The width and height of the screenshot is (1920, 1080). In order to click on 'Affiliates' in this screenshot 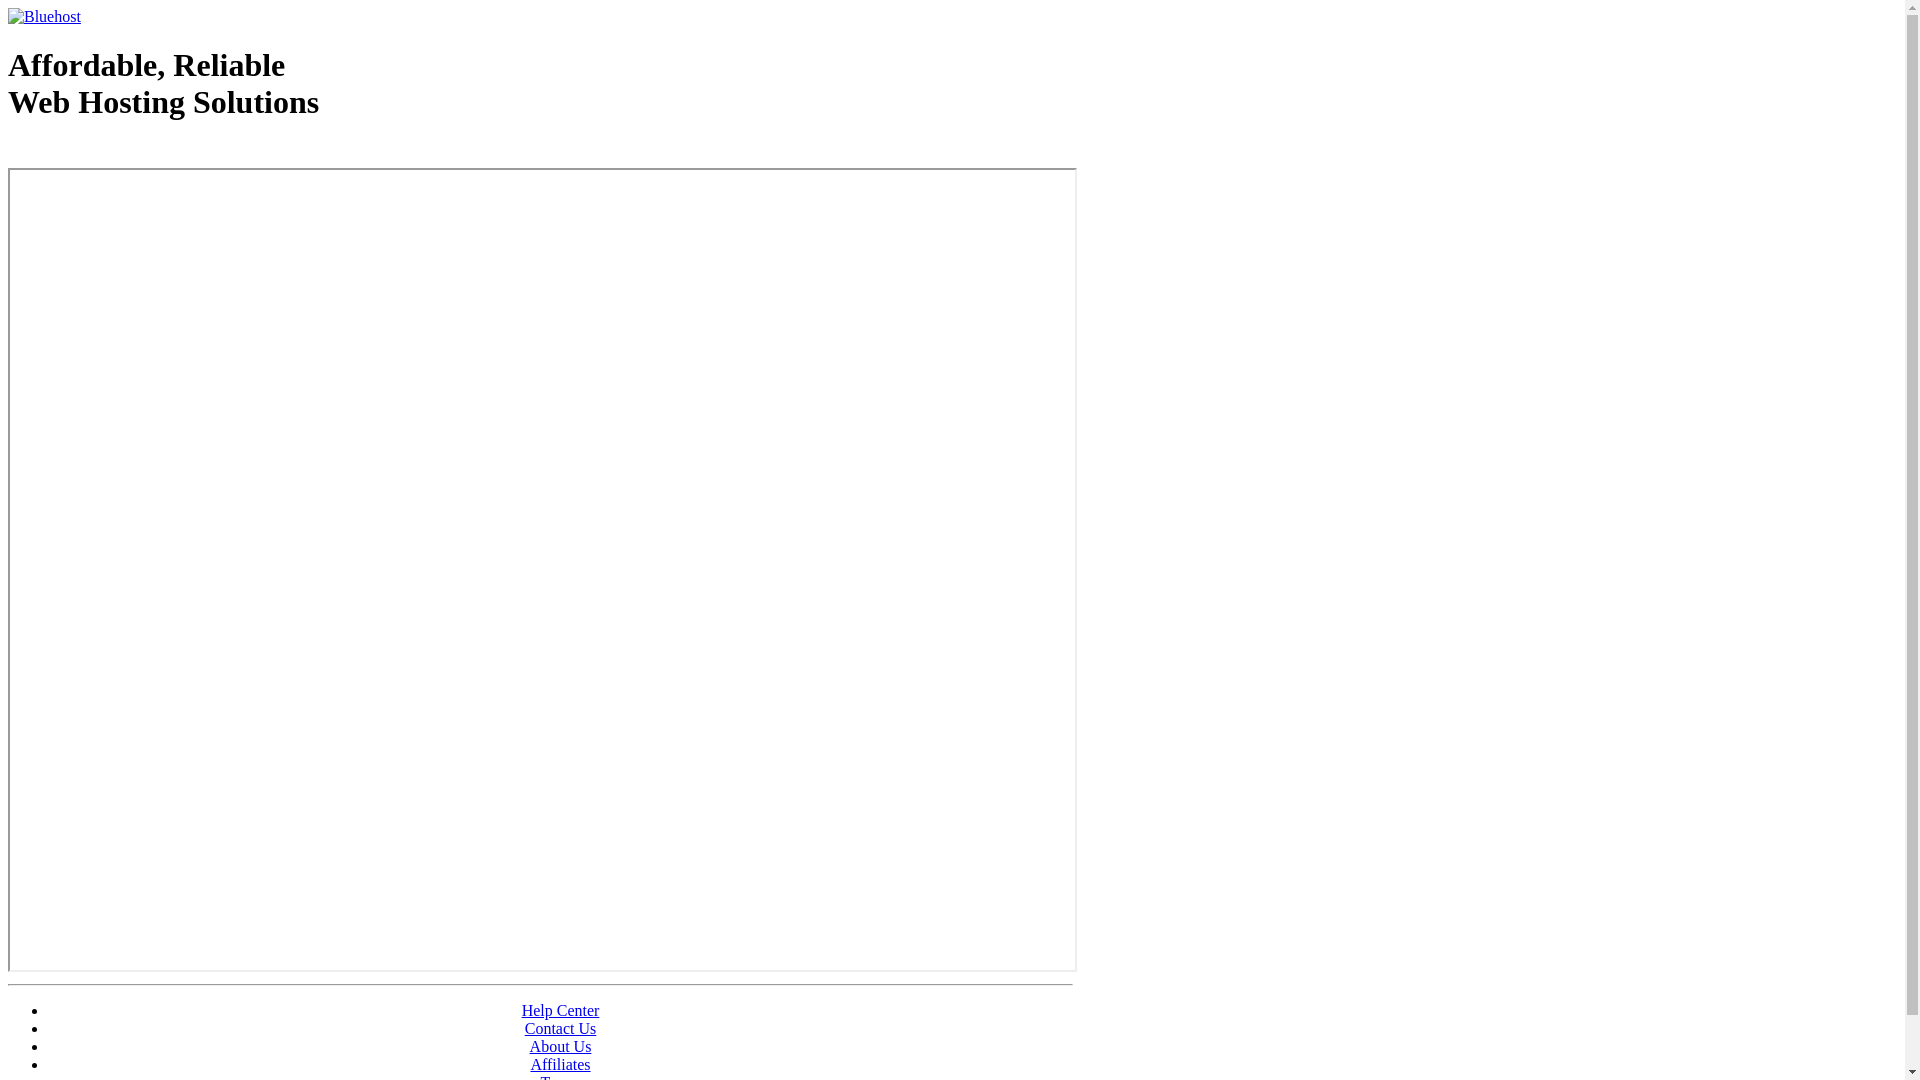, I will do `click(560, 1063)`.